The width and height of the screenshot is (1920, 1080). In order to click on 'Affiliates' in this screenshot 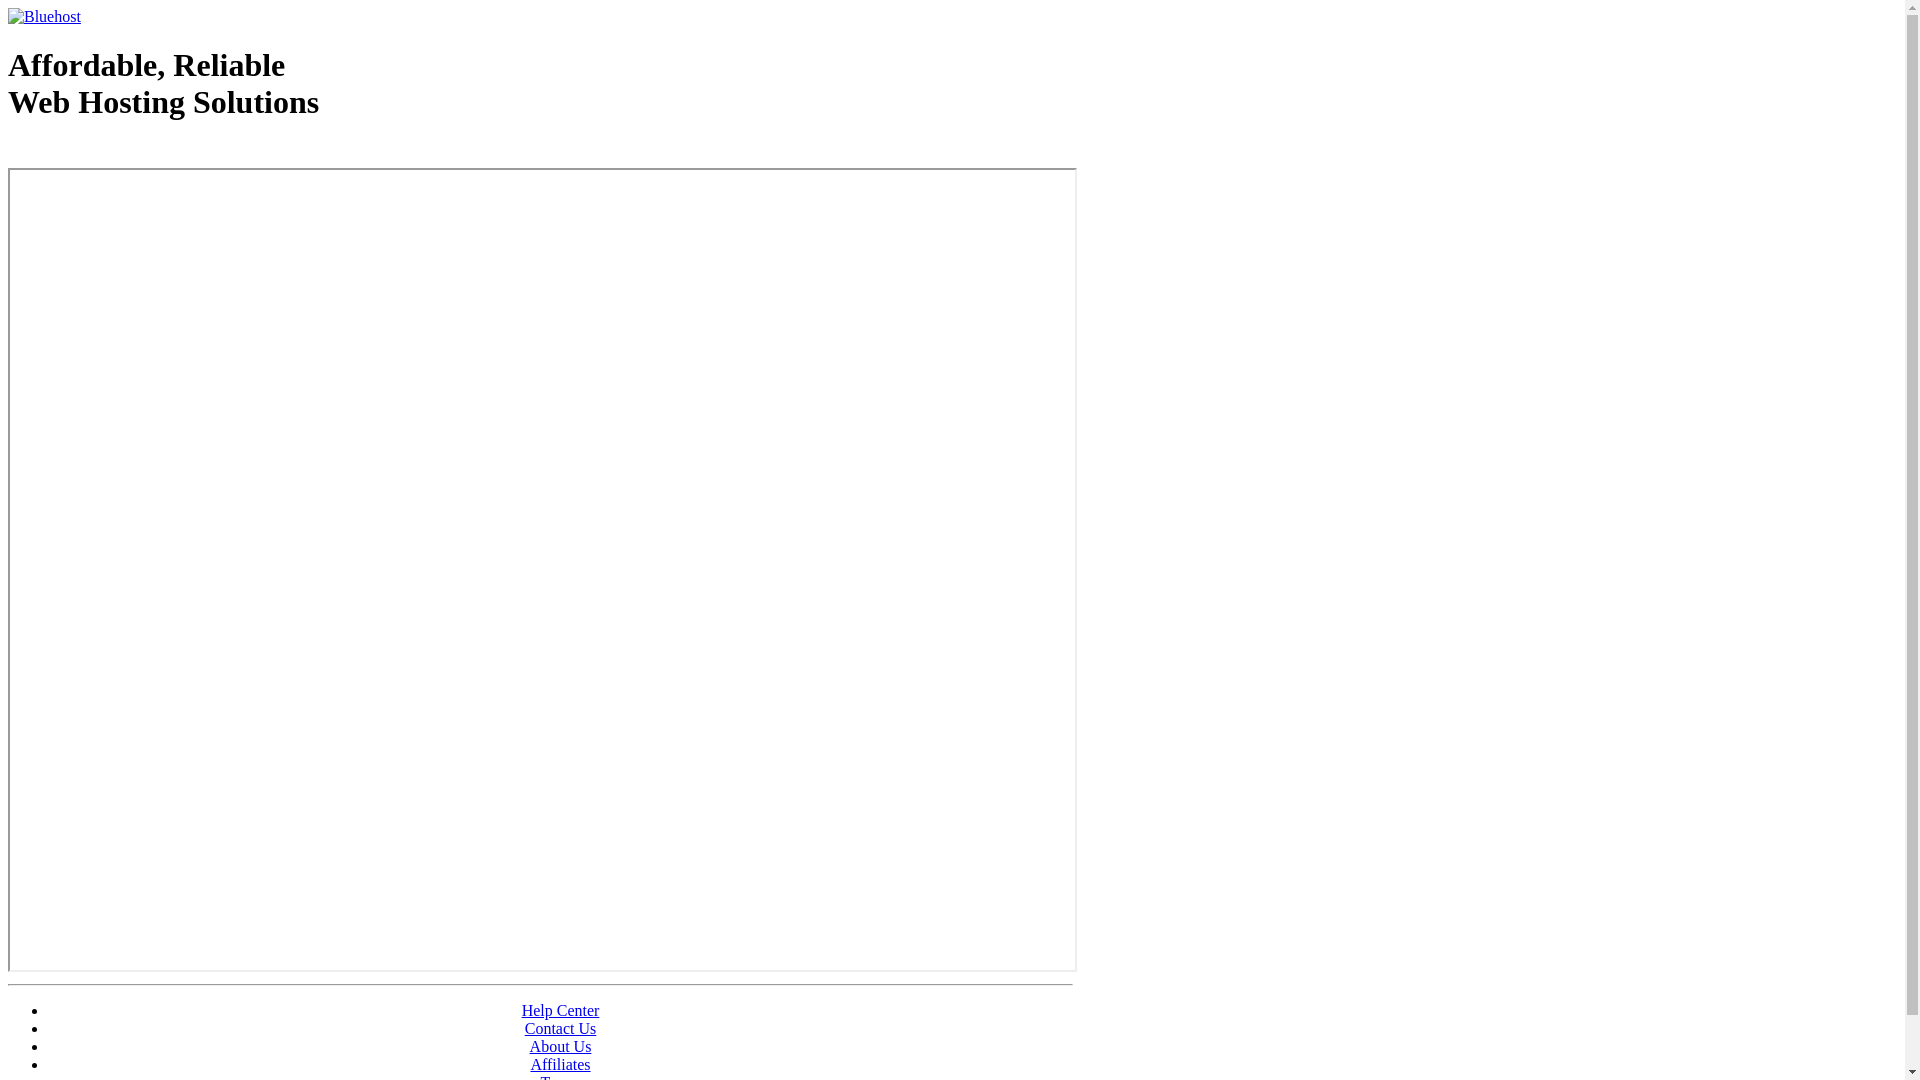, I will do `click(560, 1063)`.